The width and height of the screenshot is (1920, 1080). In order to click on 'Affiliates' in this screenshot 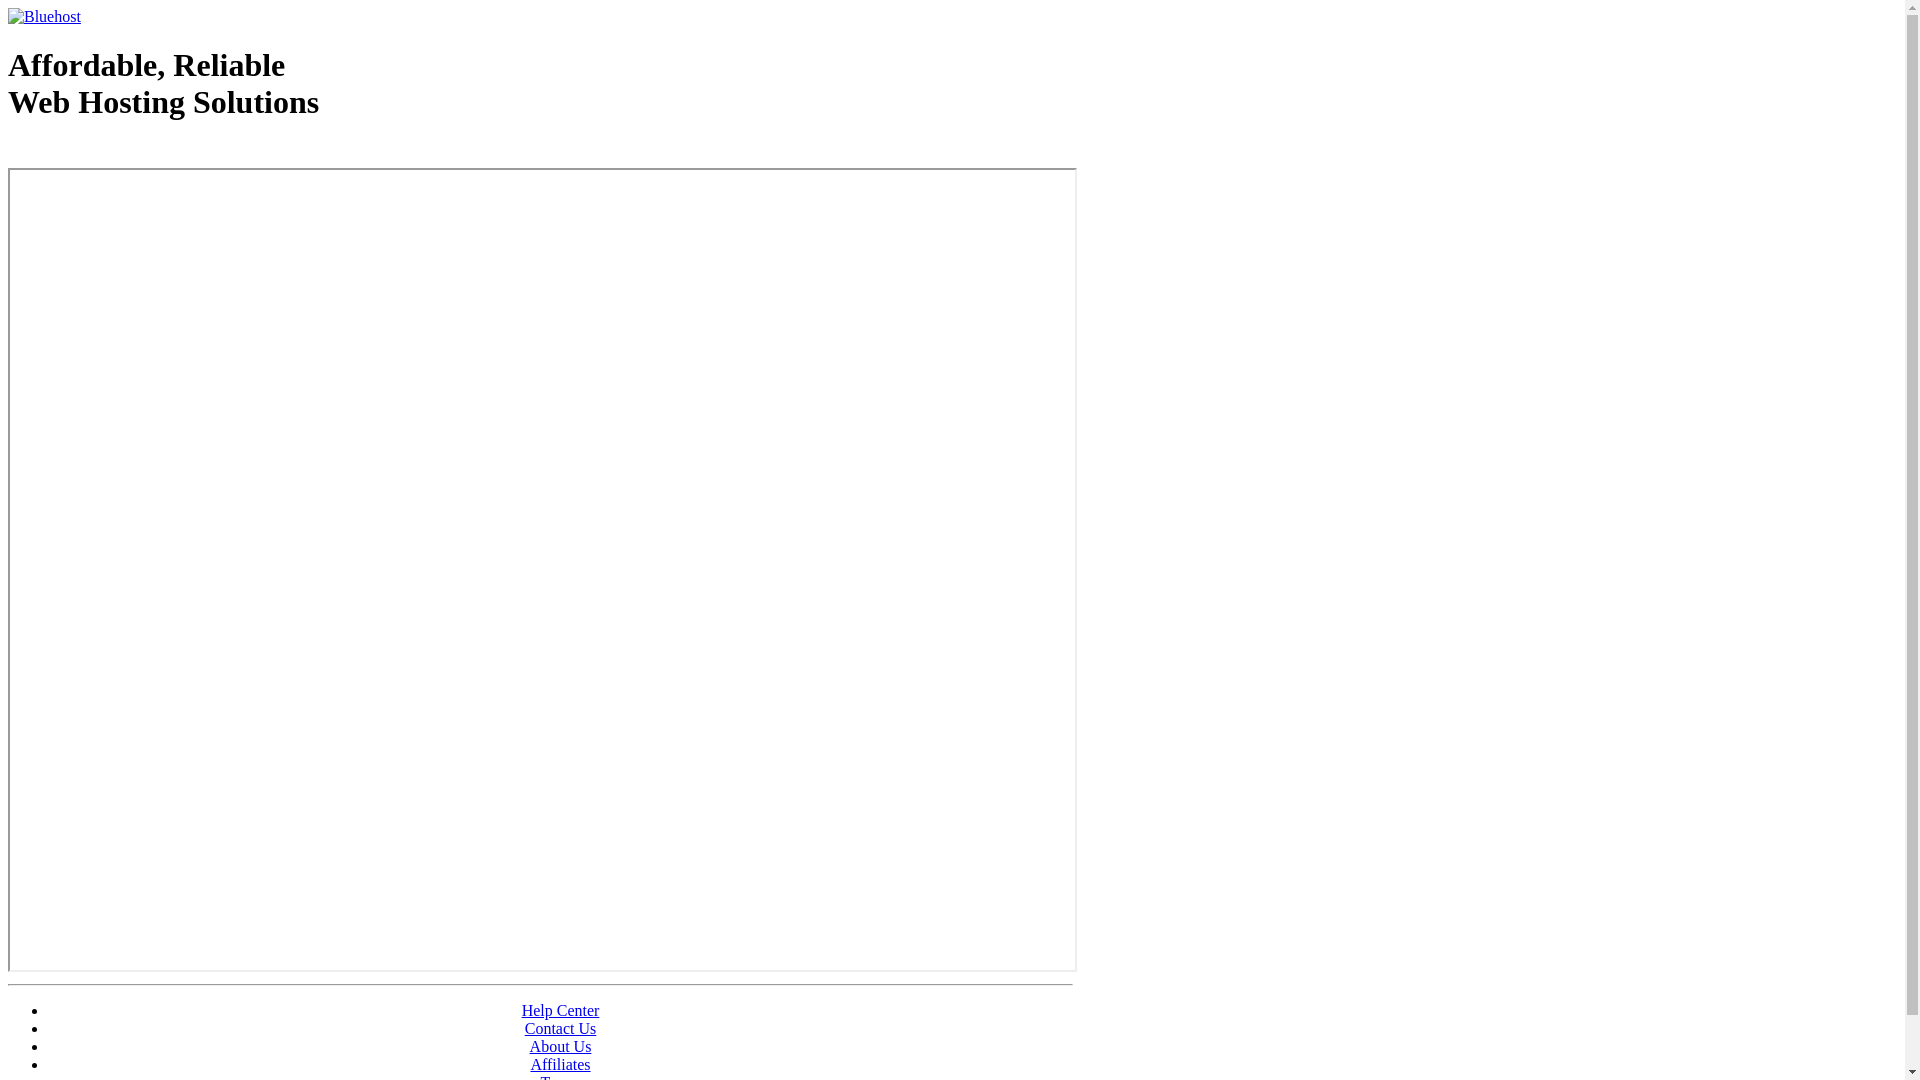, I will do `click(560, 1063)`.